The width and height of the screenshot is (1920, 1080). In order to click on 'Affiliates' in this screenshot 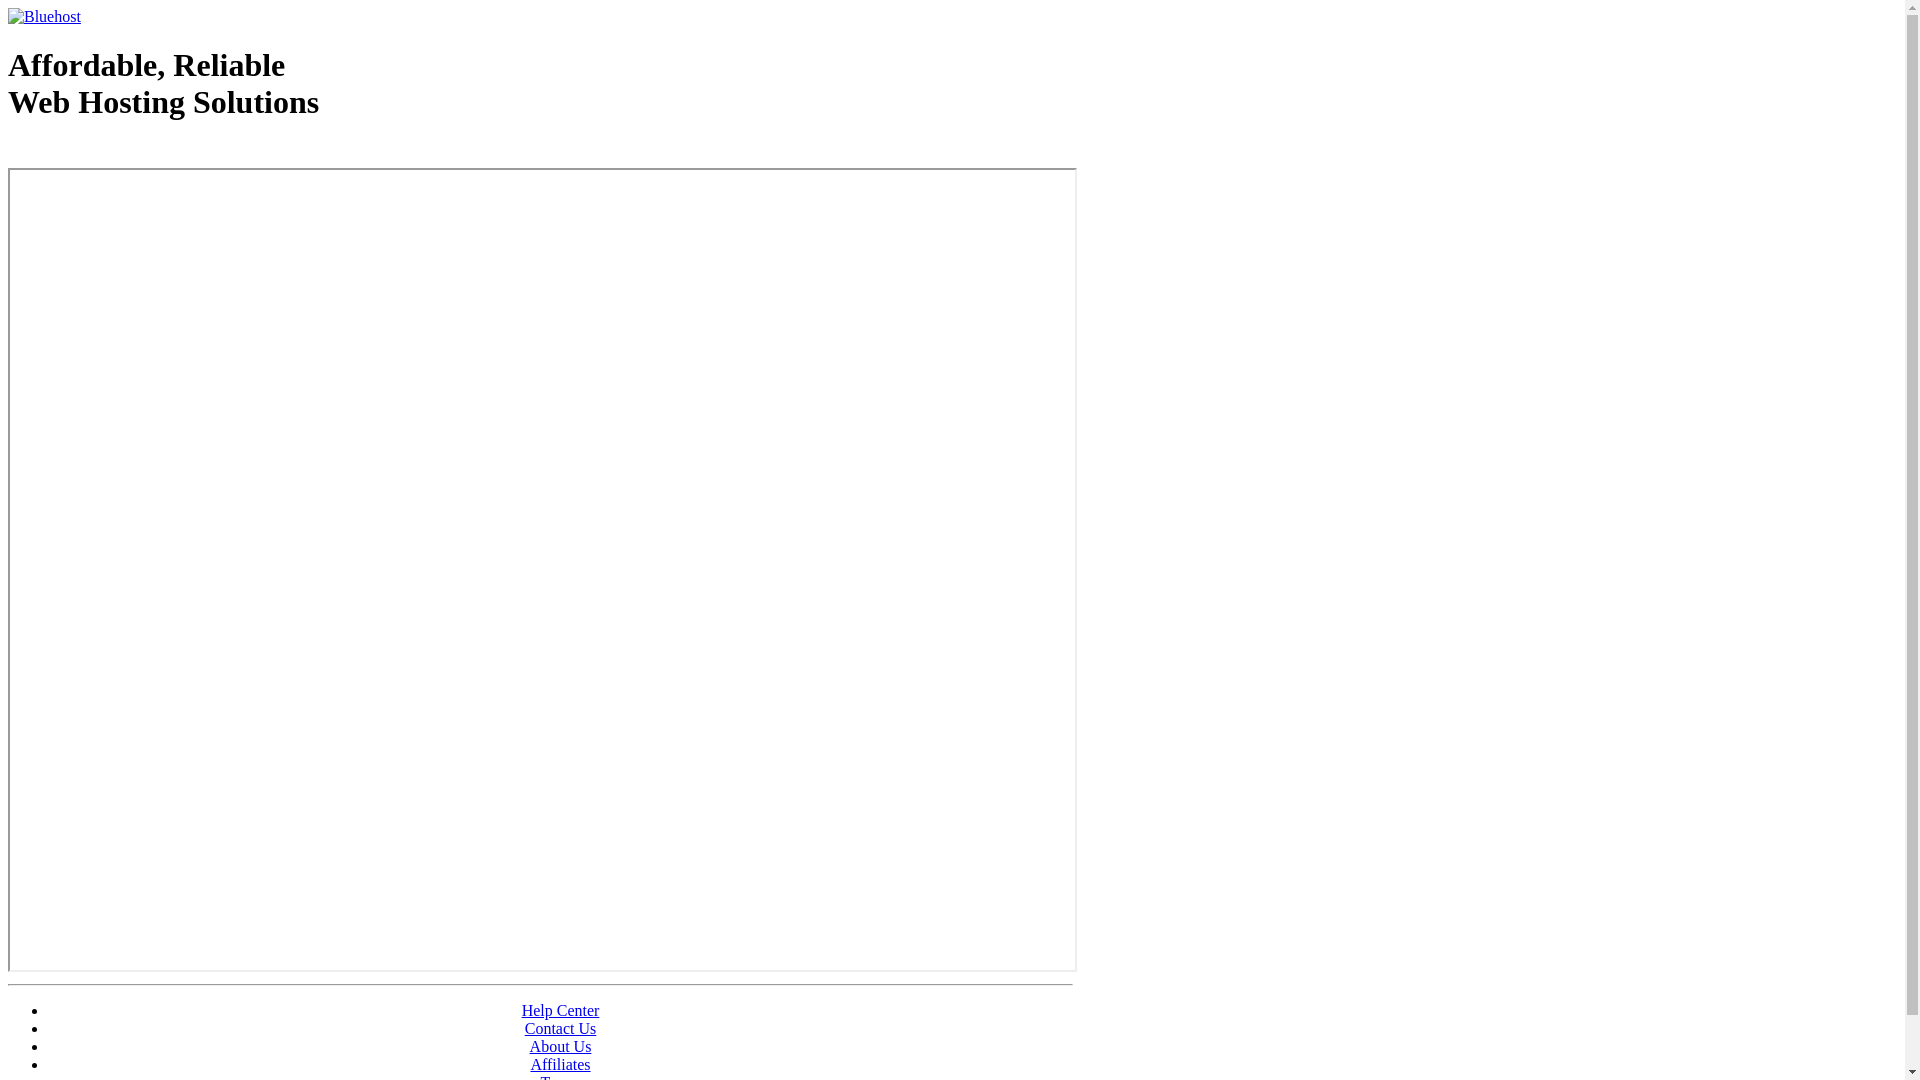, I will do `click(560, 1063)`.